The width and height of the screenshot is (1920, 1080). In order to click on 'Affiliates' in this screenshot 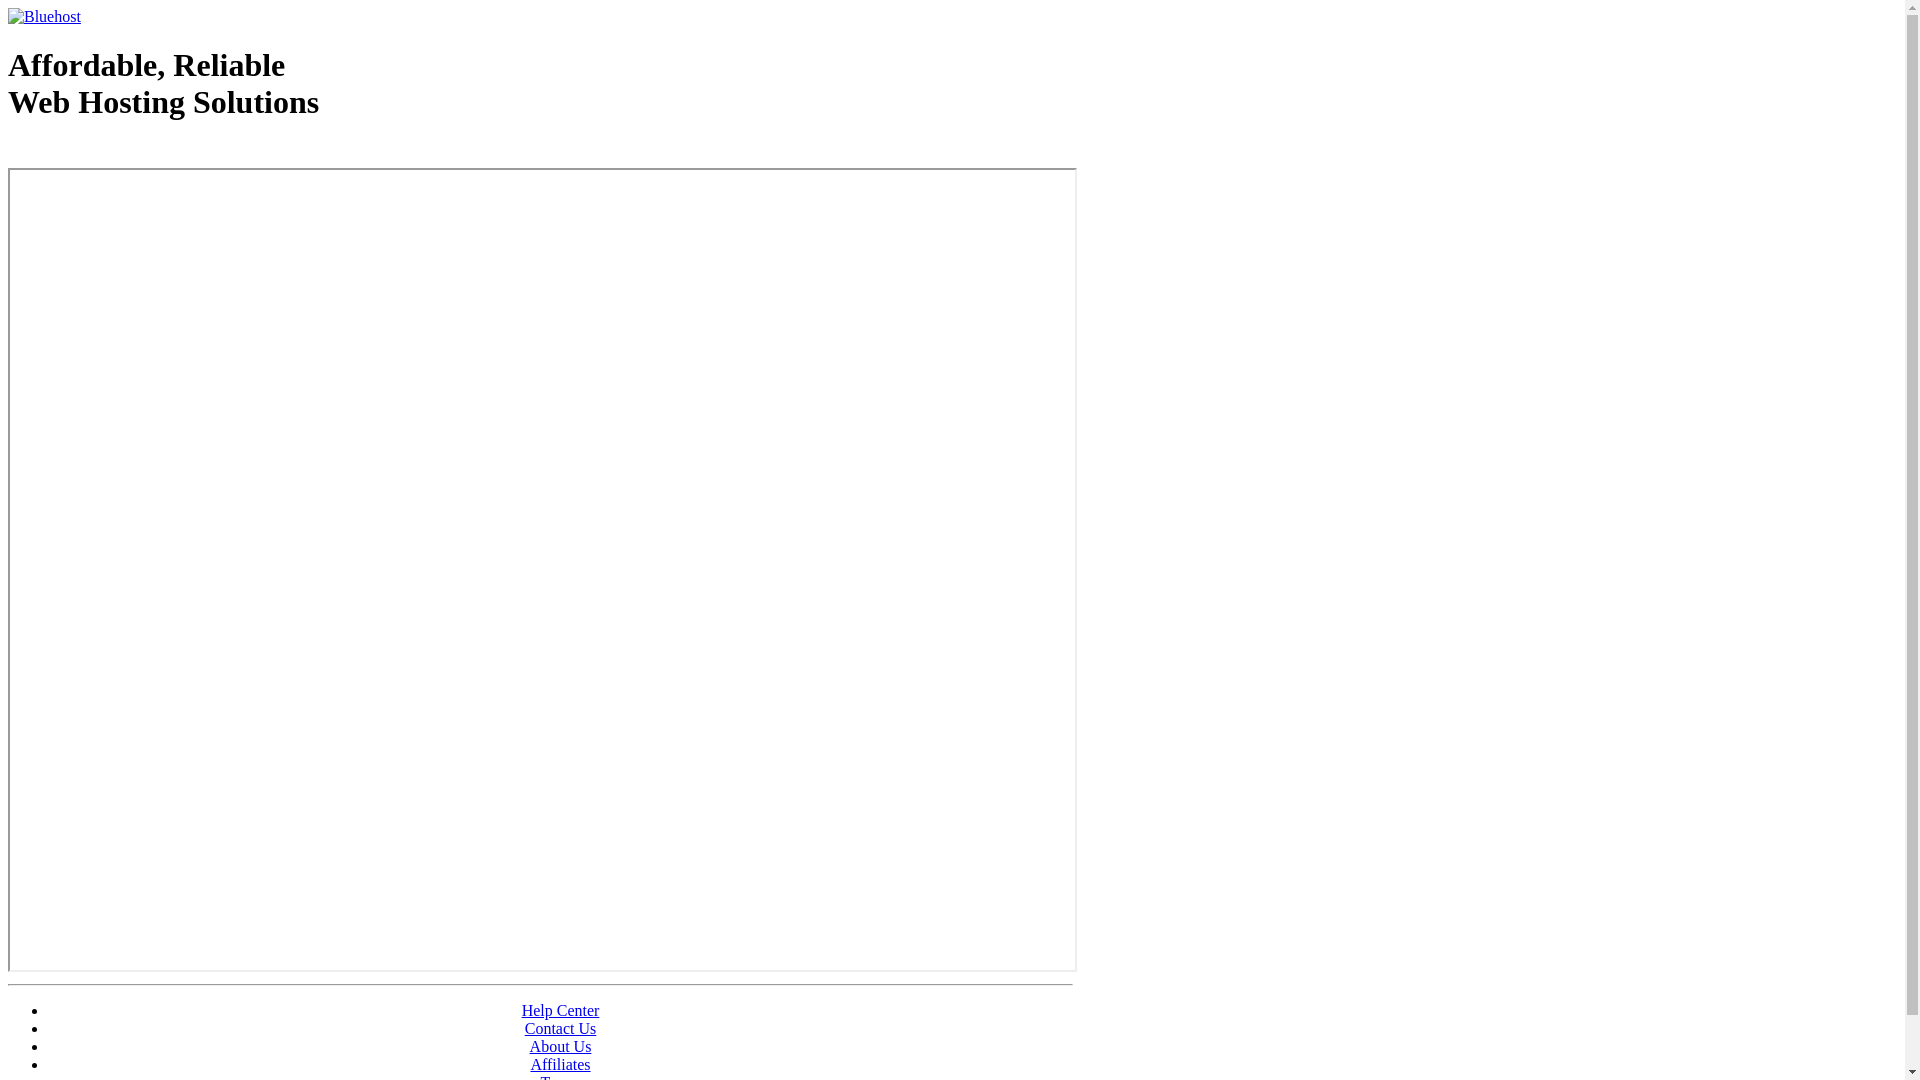, I will do `click(560, 1063)`.